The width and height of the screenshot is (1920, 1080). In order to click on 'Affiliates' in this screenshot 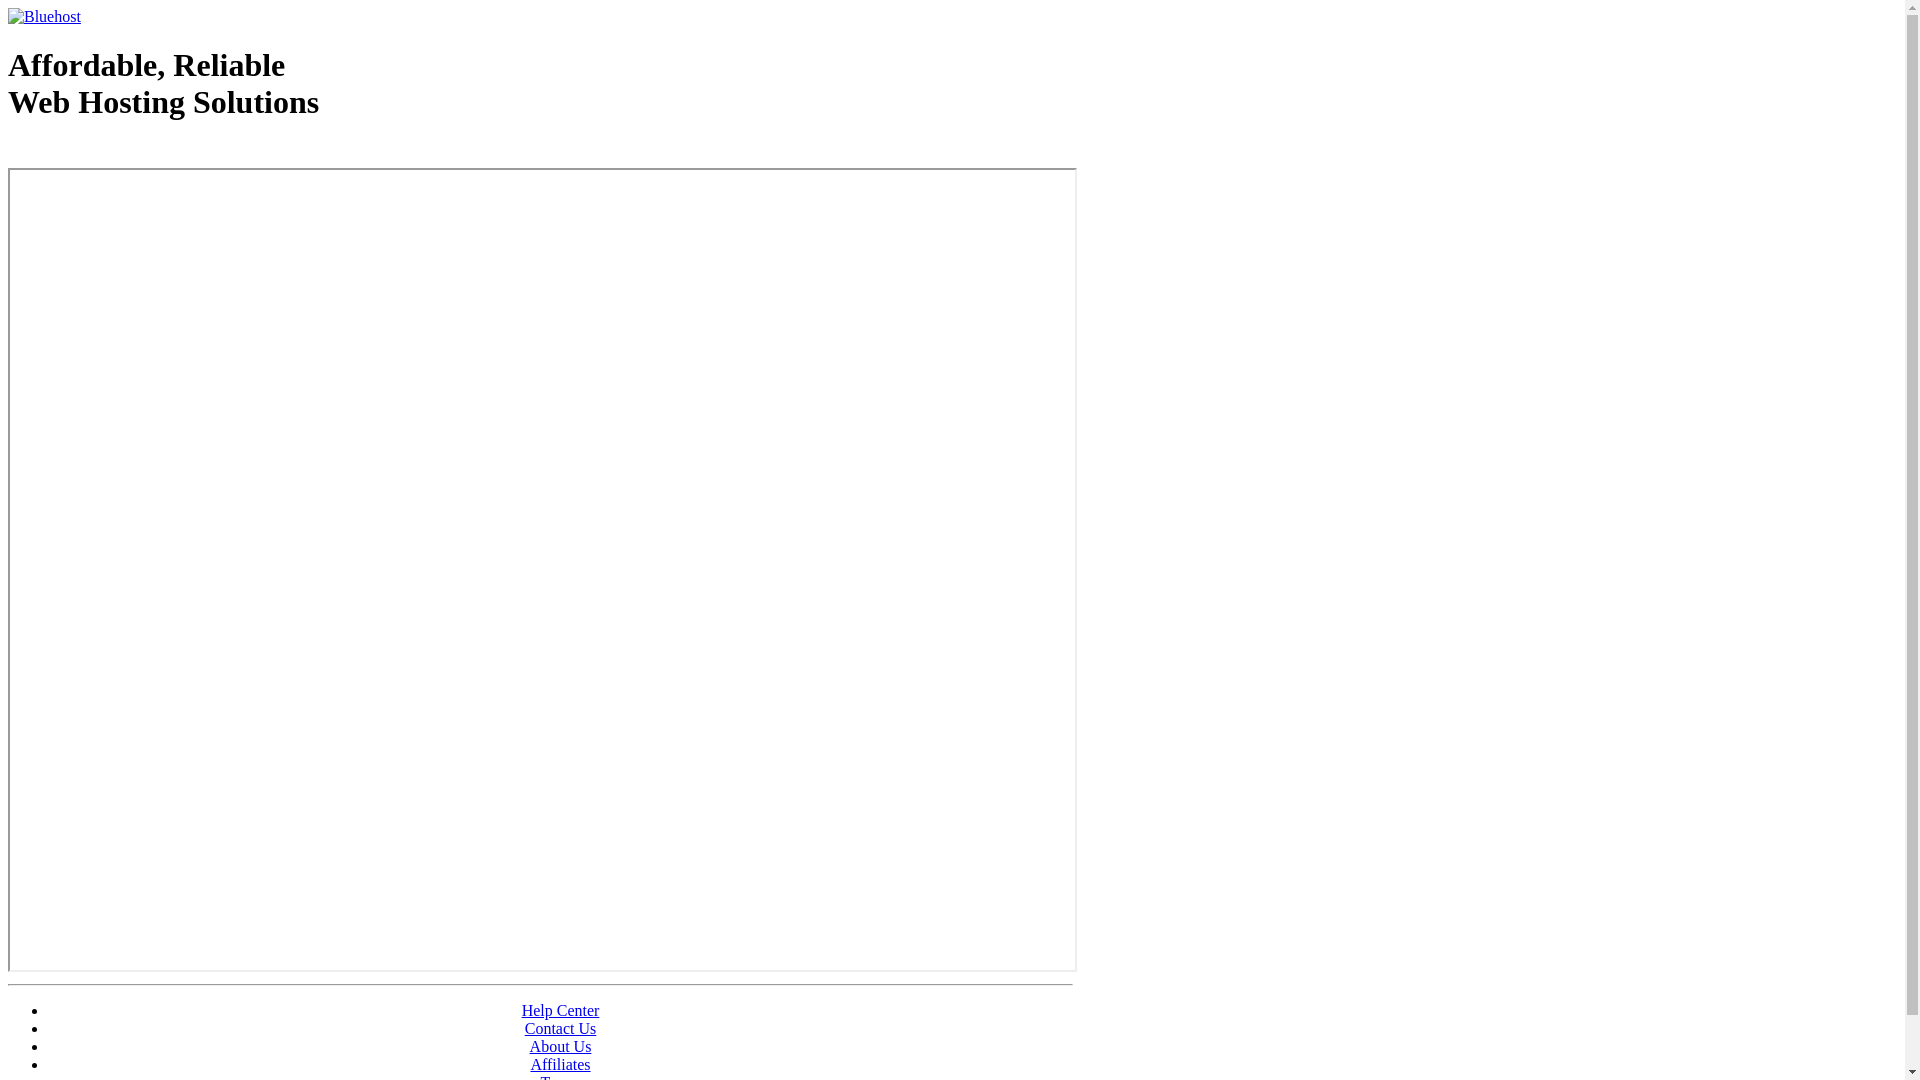, I will do `click(560, 1063)`.